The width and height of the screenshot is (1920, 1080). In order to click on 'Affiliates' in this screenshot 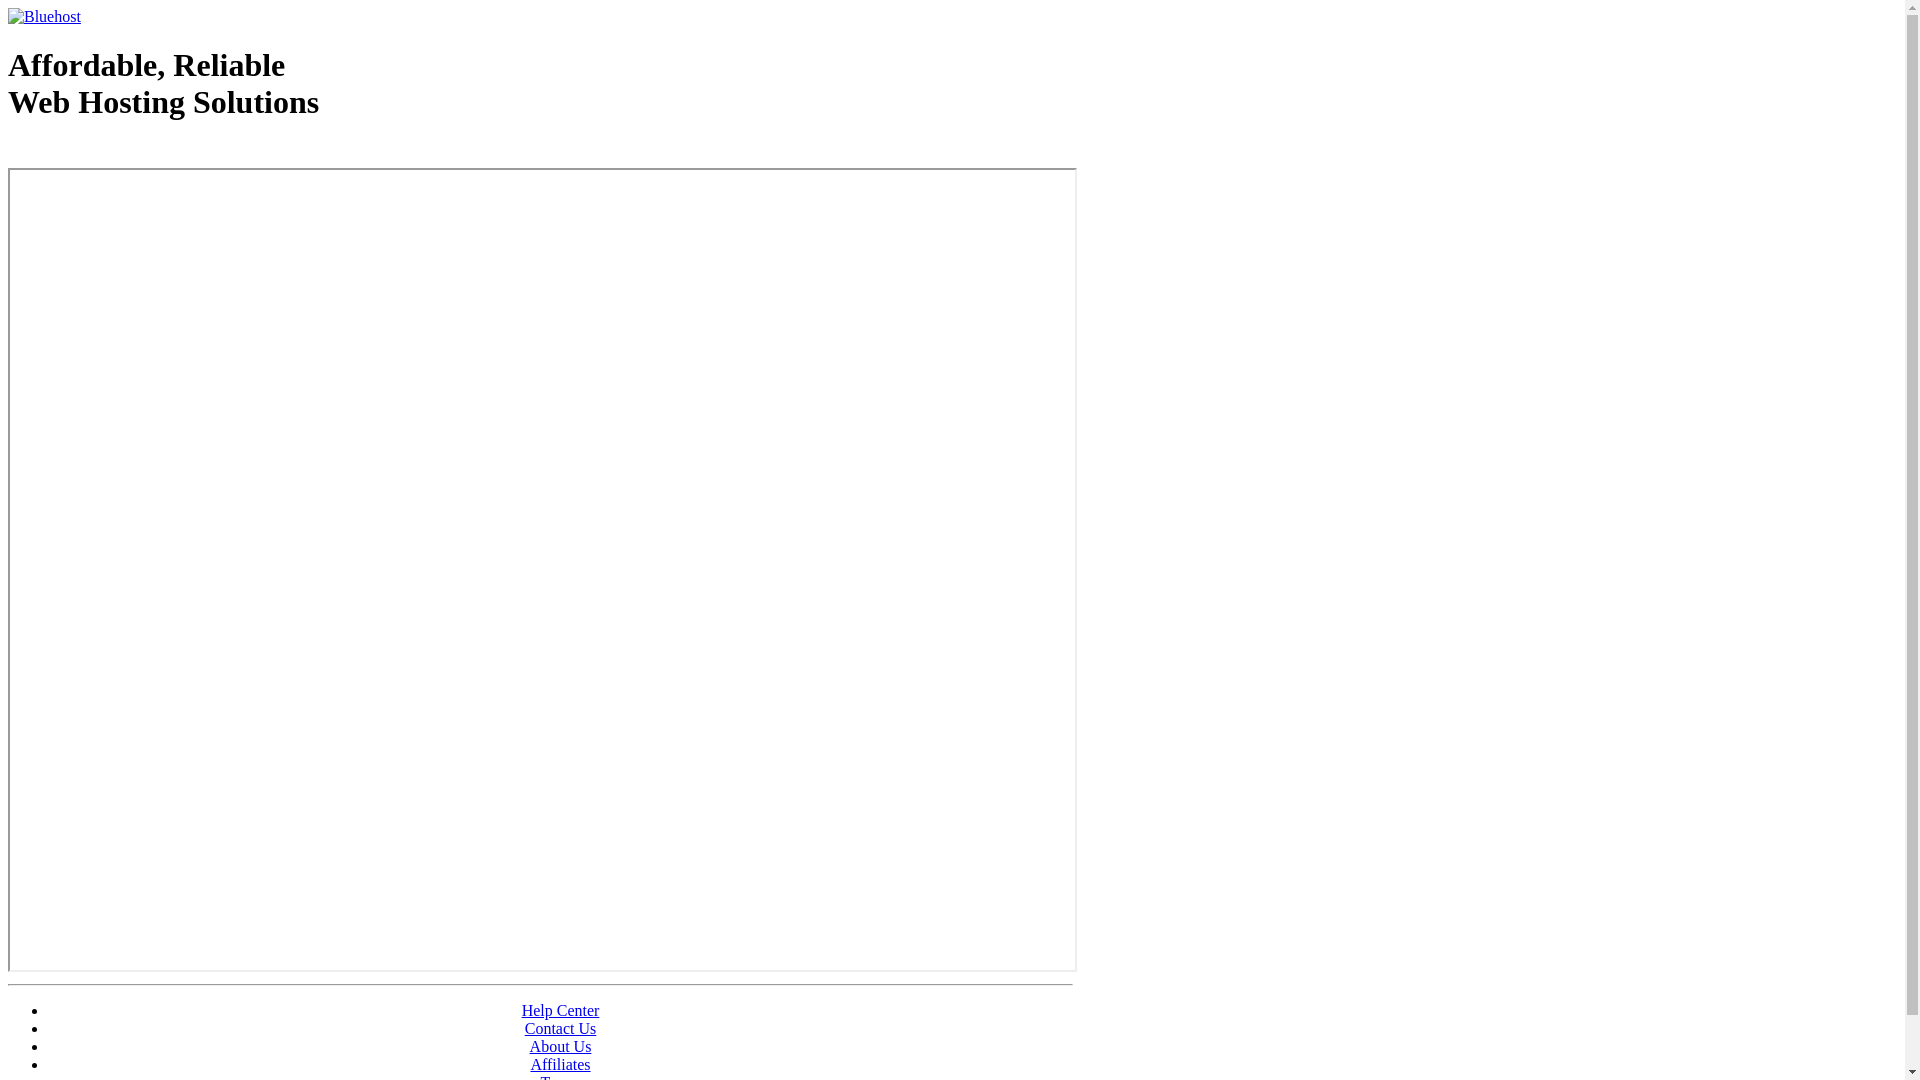, I will do `click(560, 1063)`.